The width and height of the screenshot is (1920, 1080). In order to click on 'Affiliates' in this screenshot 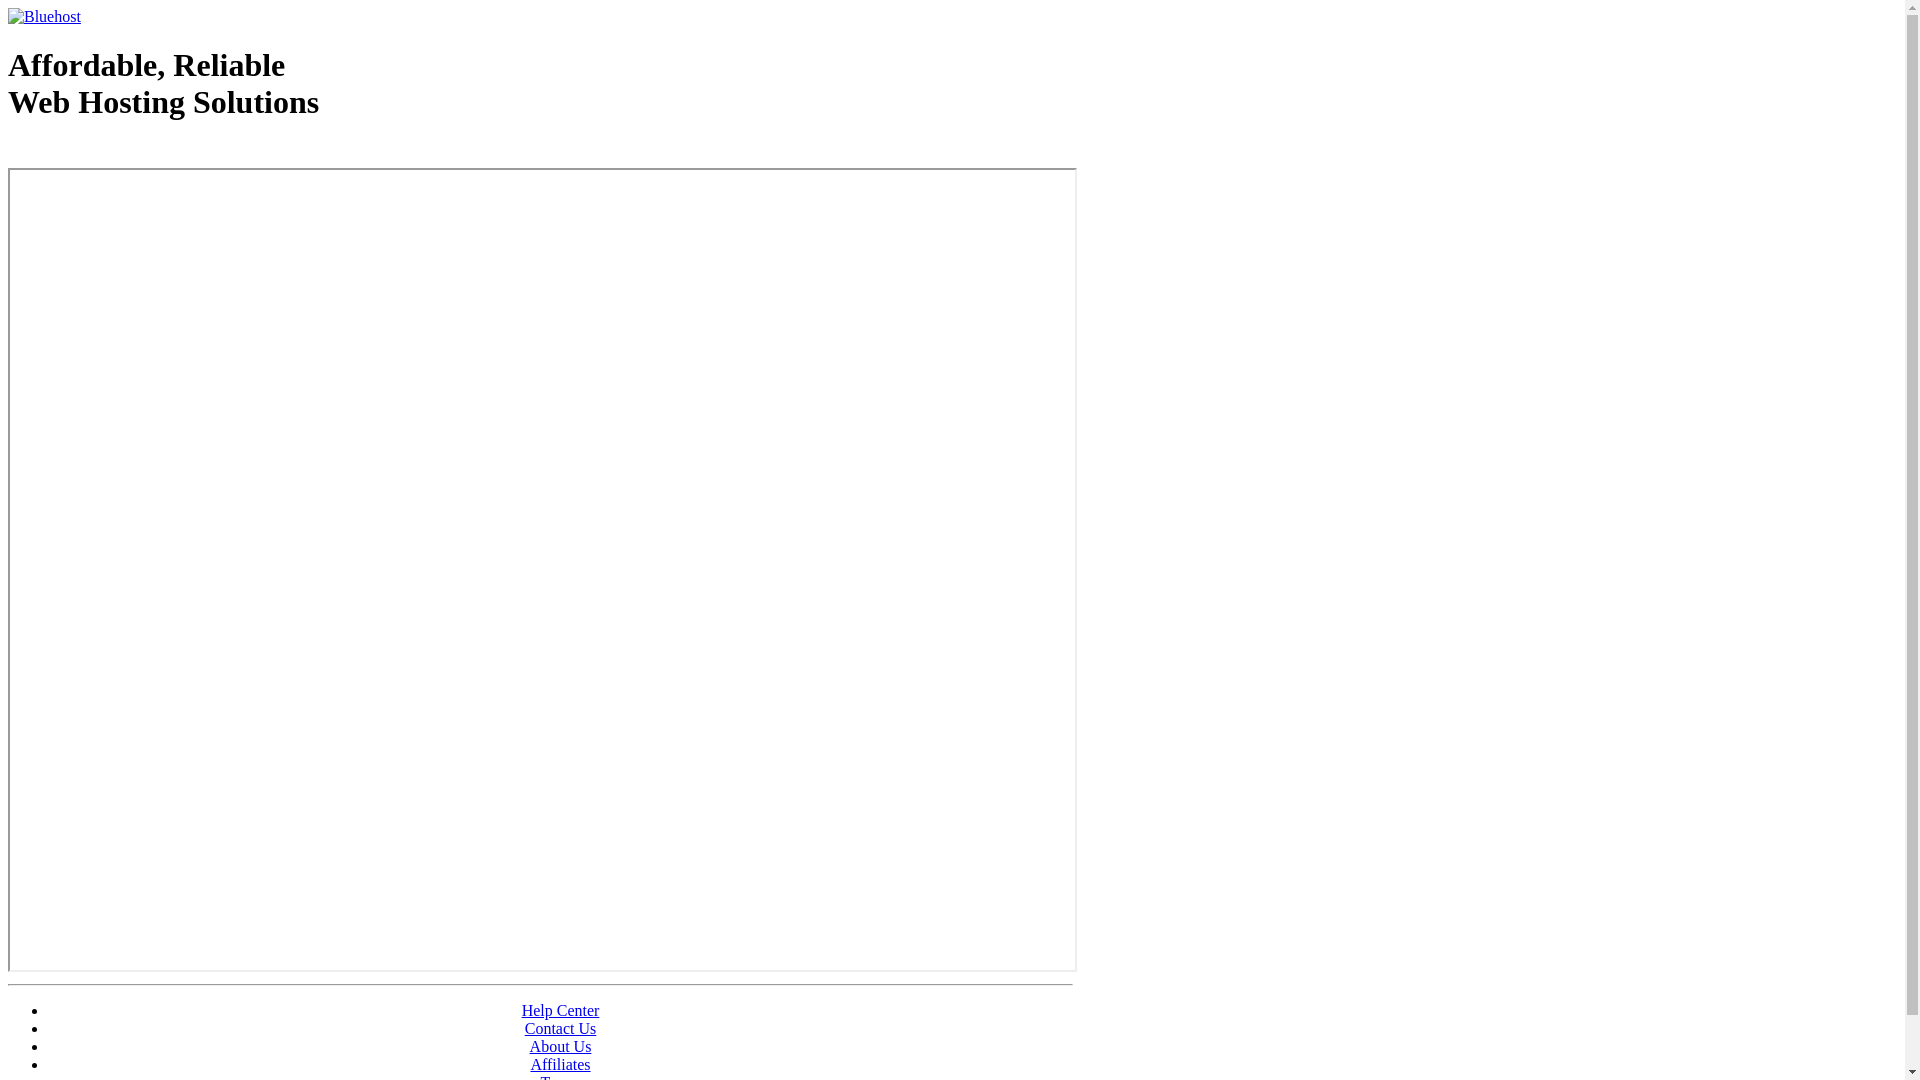, I will do `click(560, 1063)`.